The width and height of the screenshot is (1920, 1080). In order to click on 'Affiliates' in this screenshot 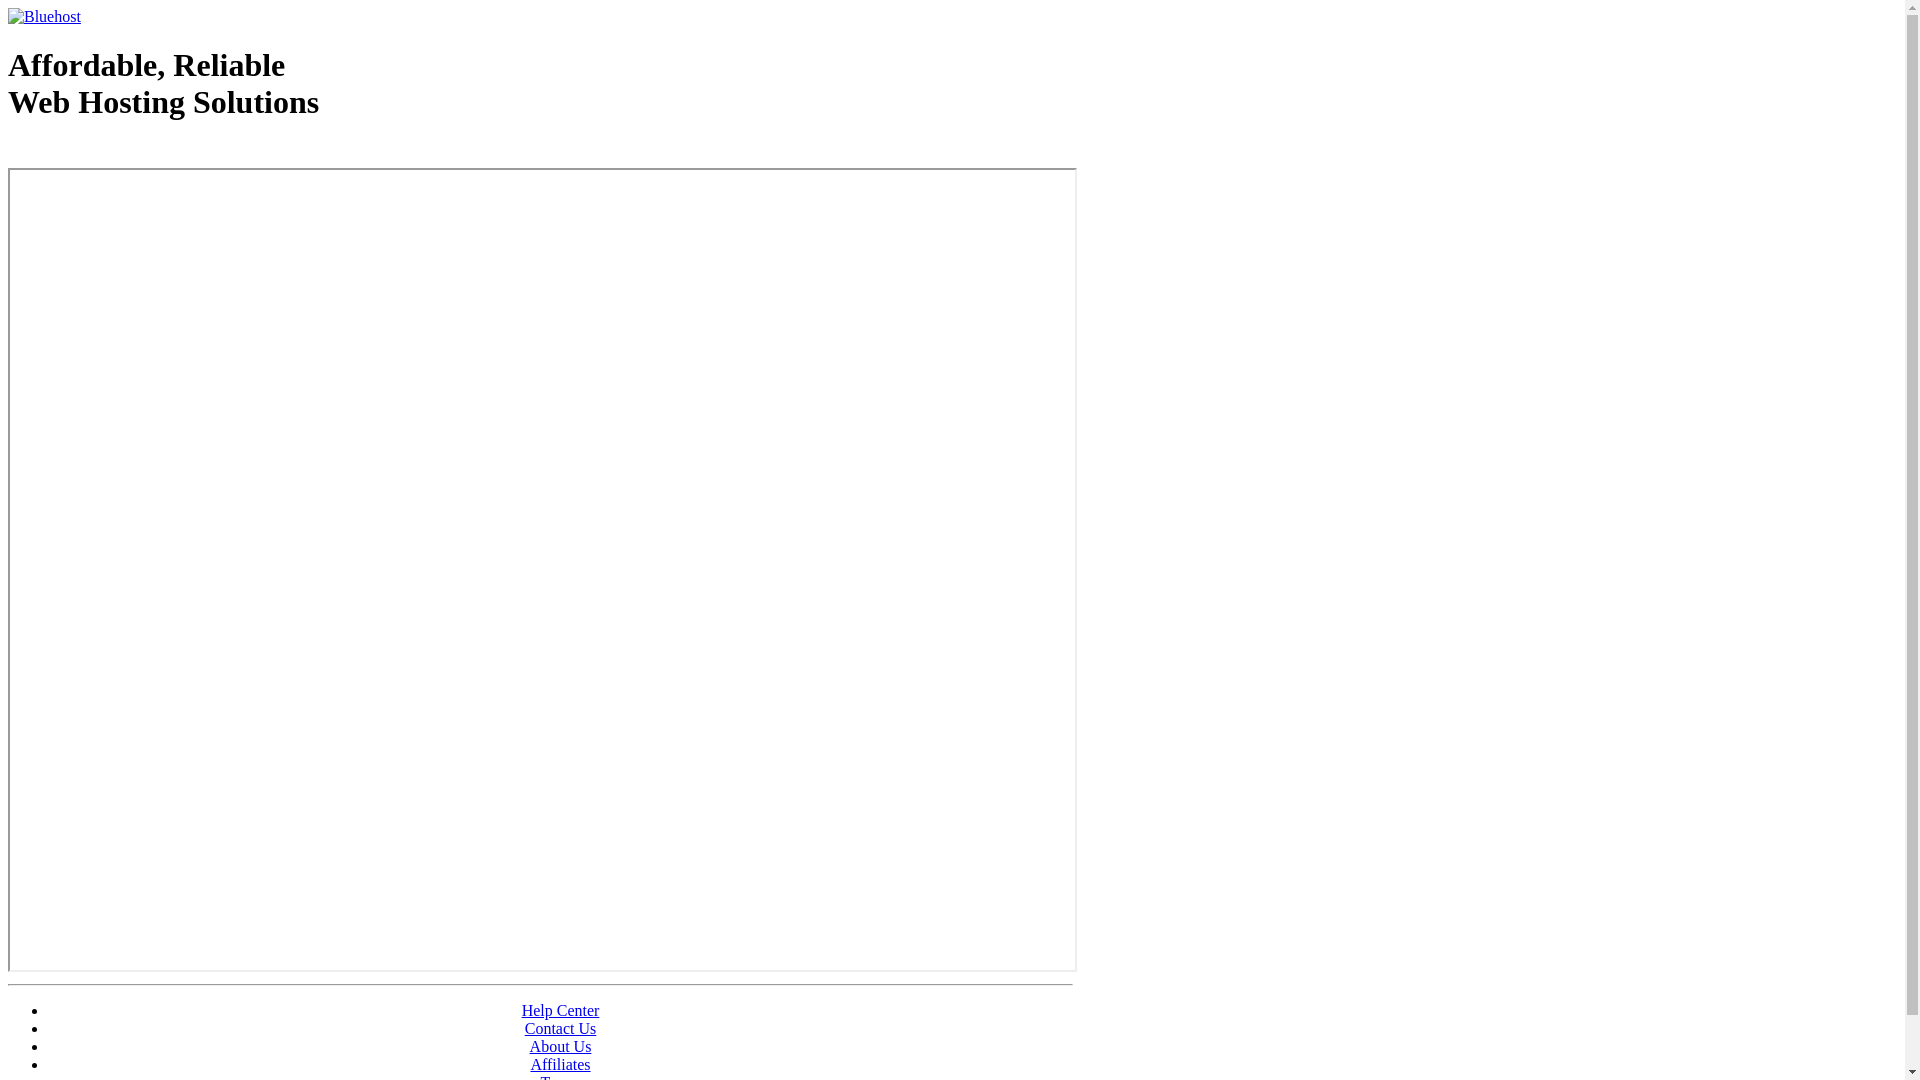, I will do `click(560, 1063)`.